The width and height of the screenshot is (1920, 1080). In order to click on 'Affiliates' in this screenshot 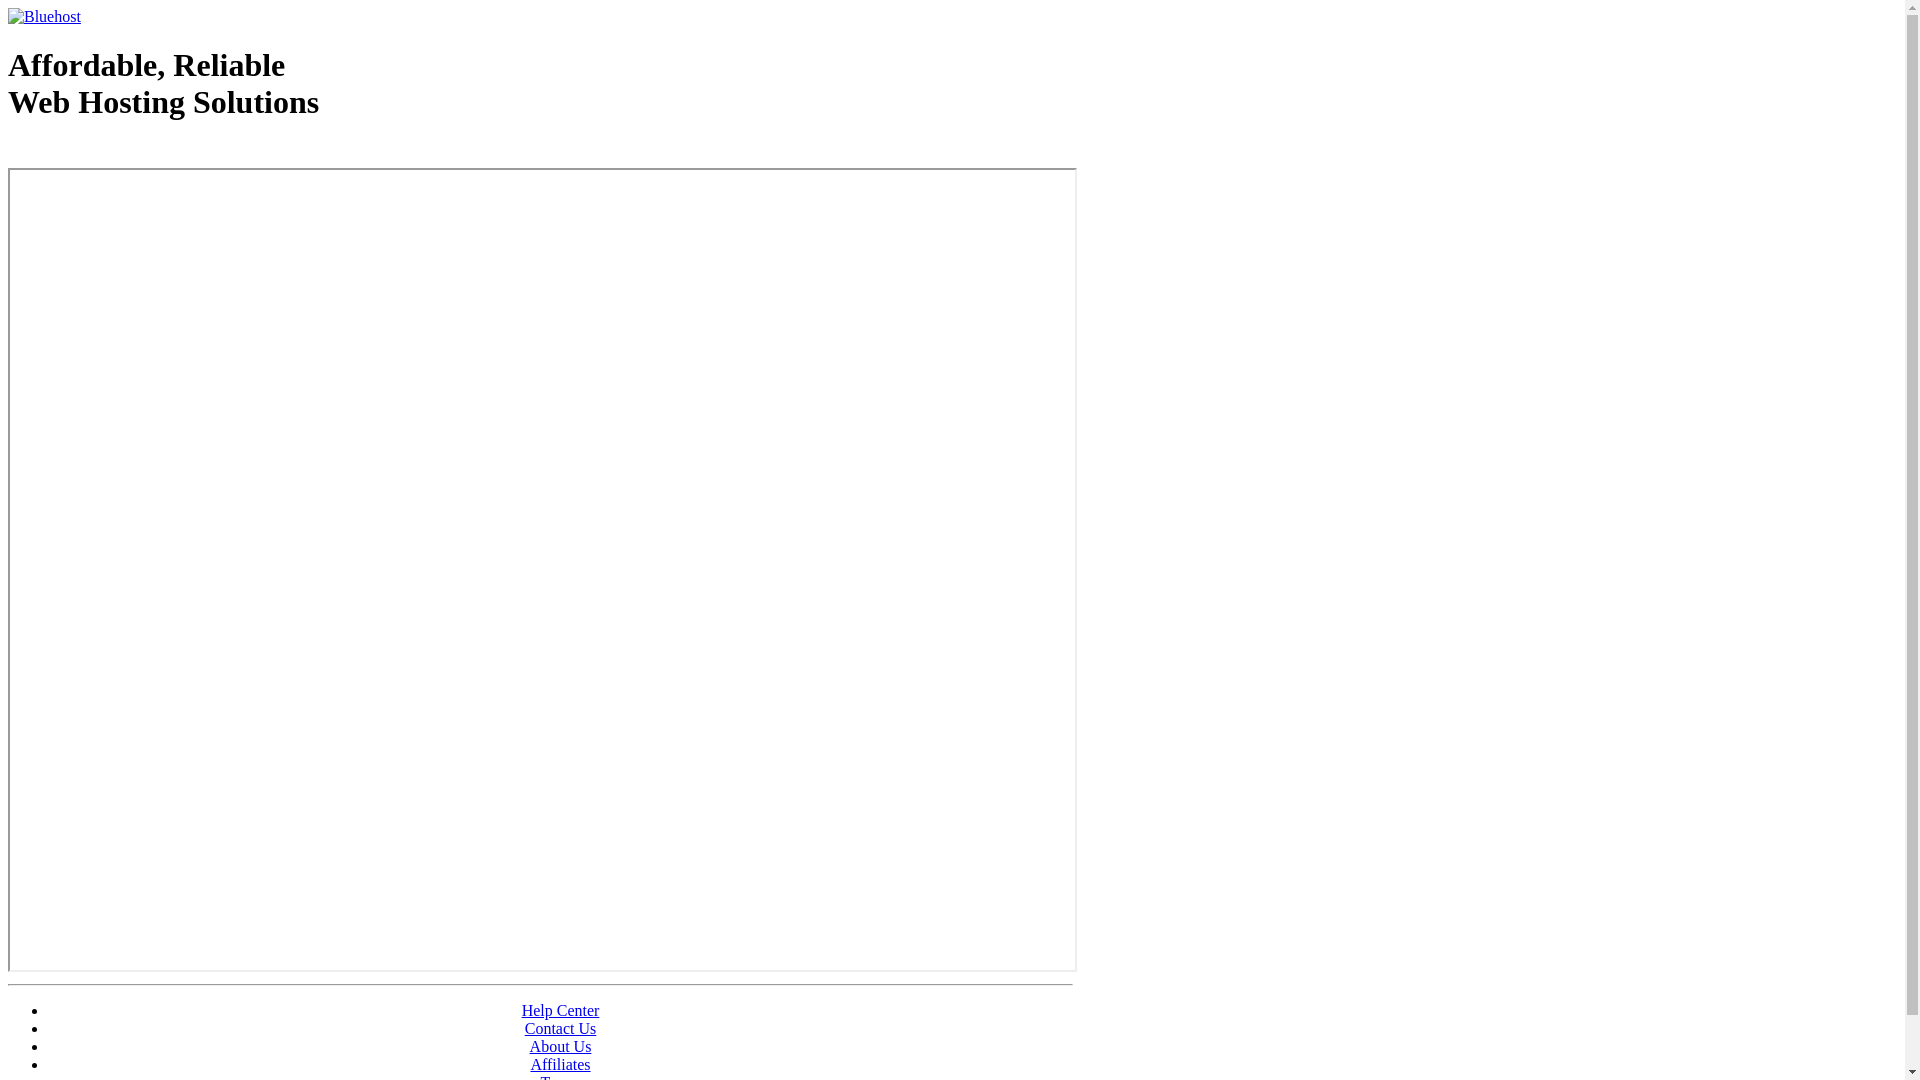, I will do `click(560, 1063)`.